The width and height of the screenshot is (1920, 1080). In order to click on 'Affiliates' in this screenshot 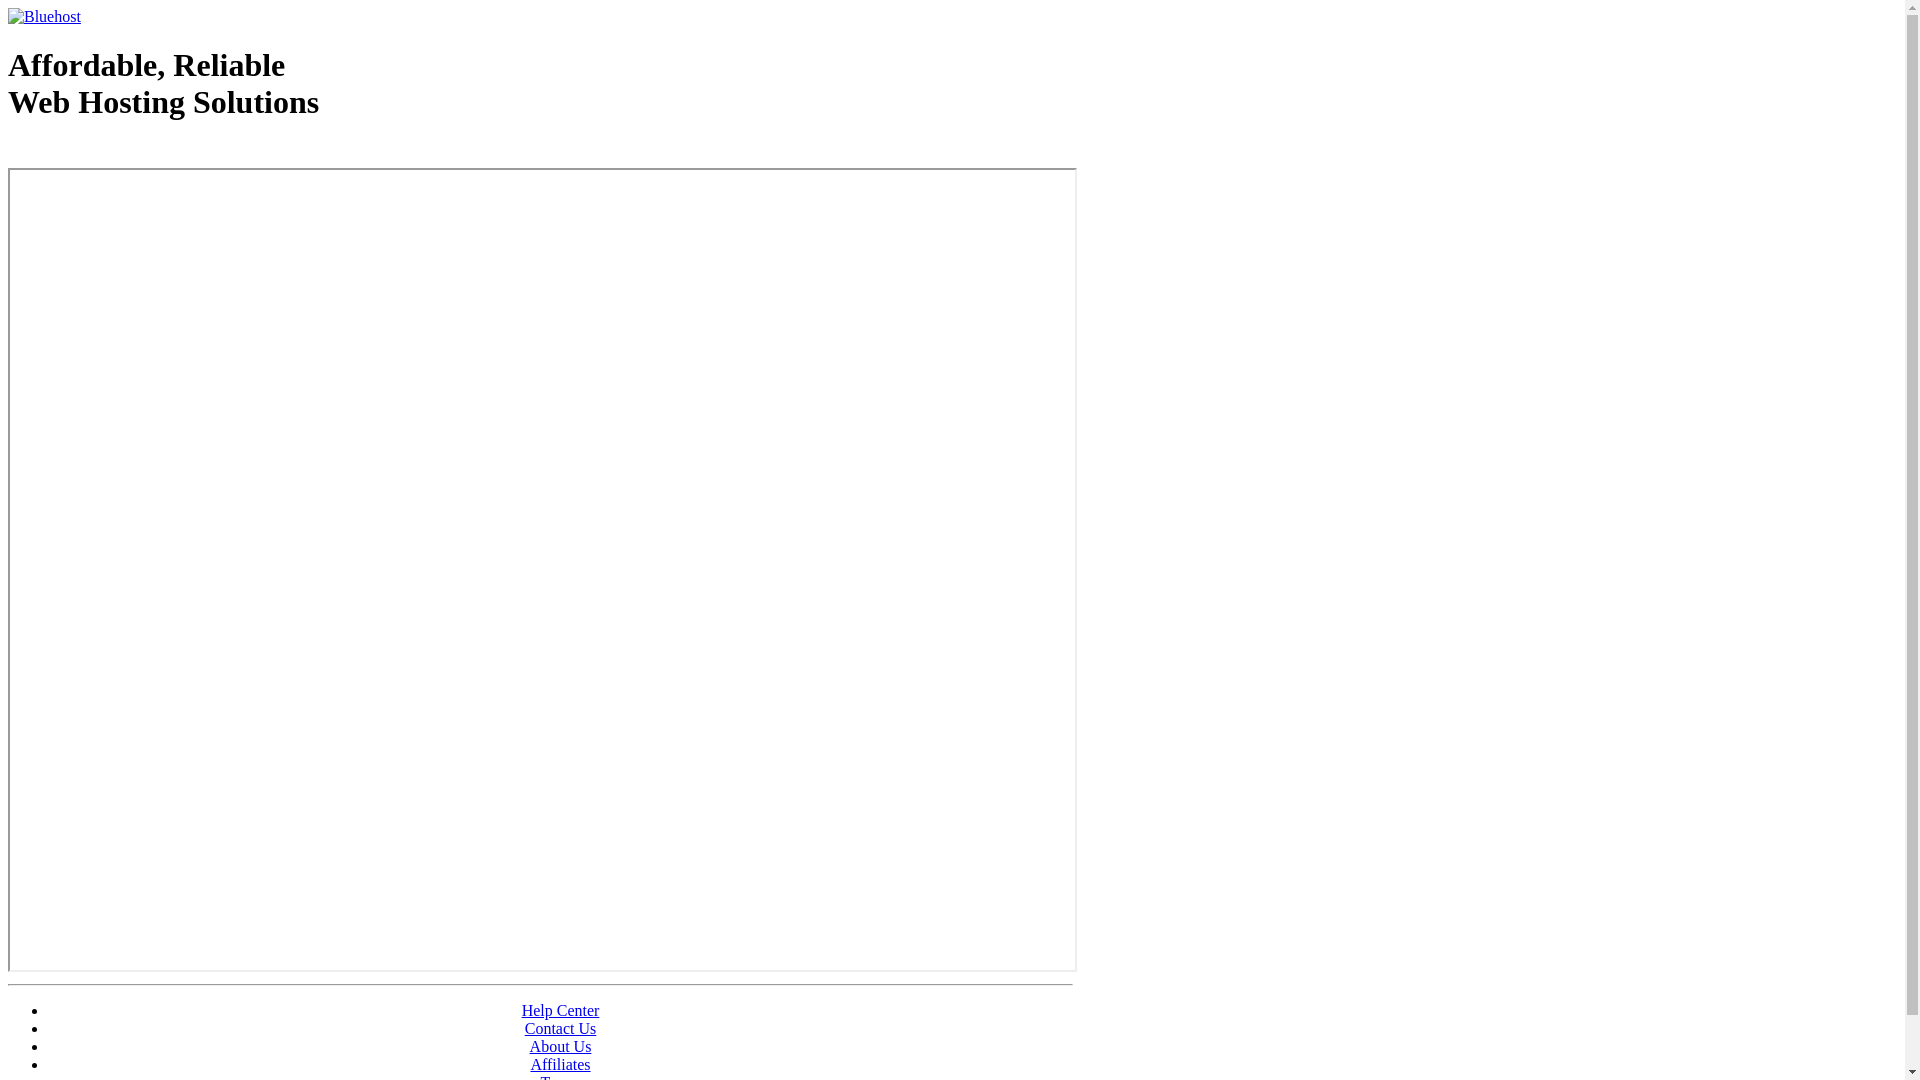, I will do `click(560, 1063)`.